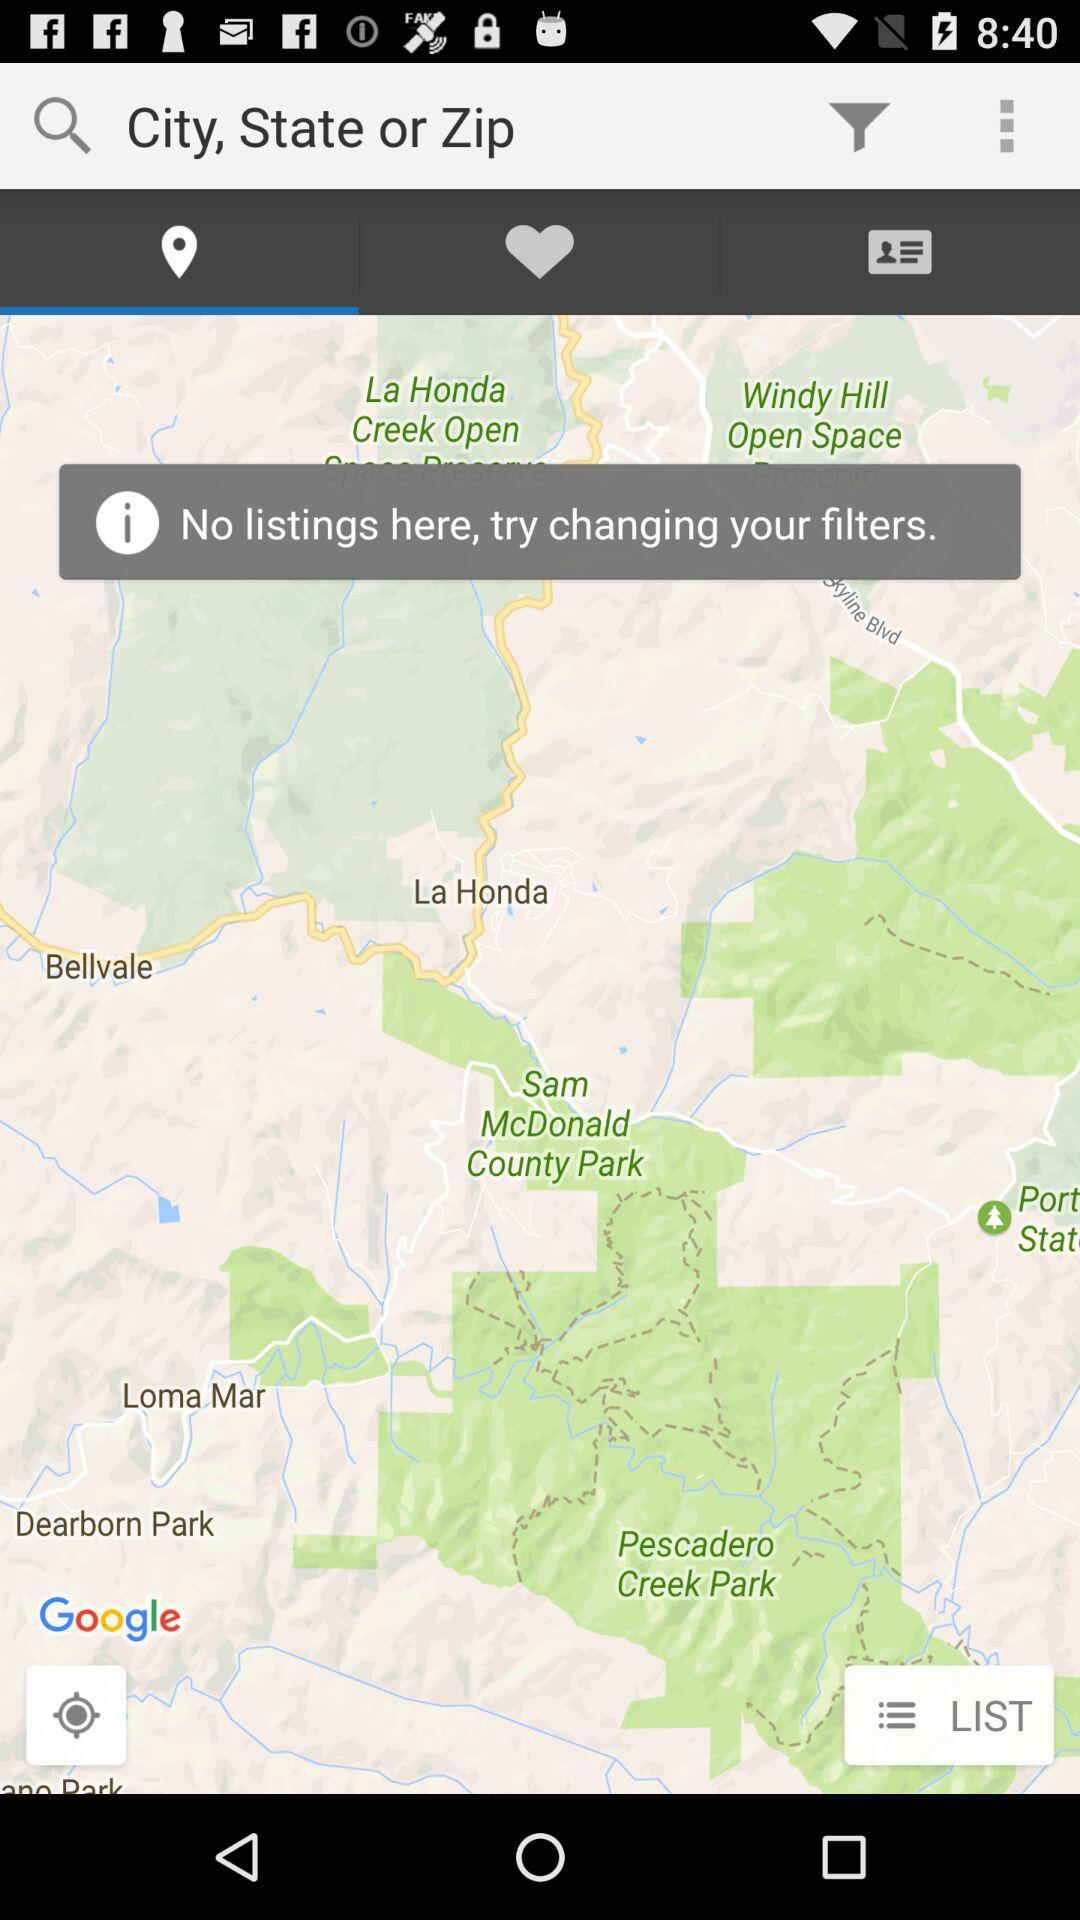 This screenshot has width=1080, height=1920. Describe the element at coordinates (948, 1716) in the screenshot. I see `the button at the bottom right corner` at that location.